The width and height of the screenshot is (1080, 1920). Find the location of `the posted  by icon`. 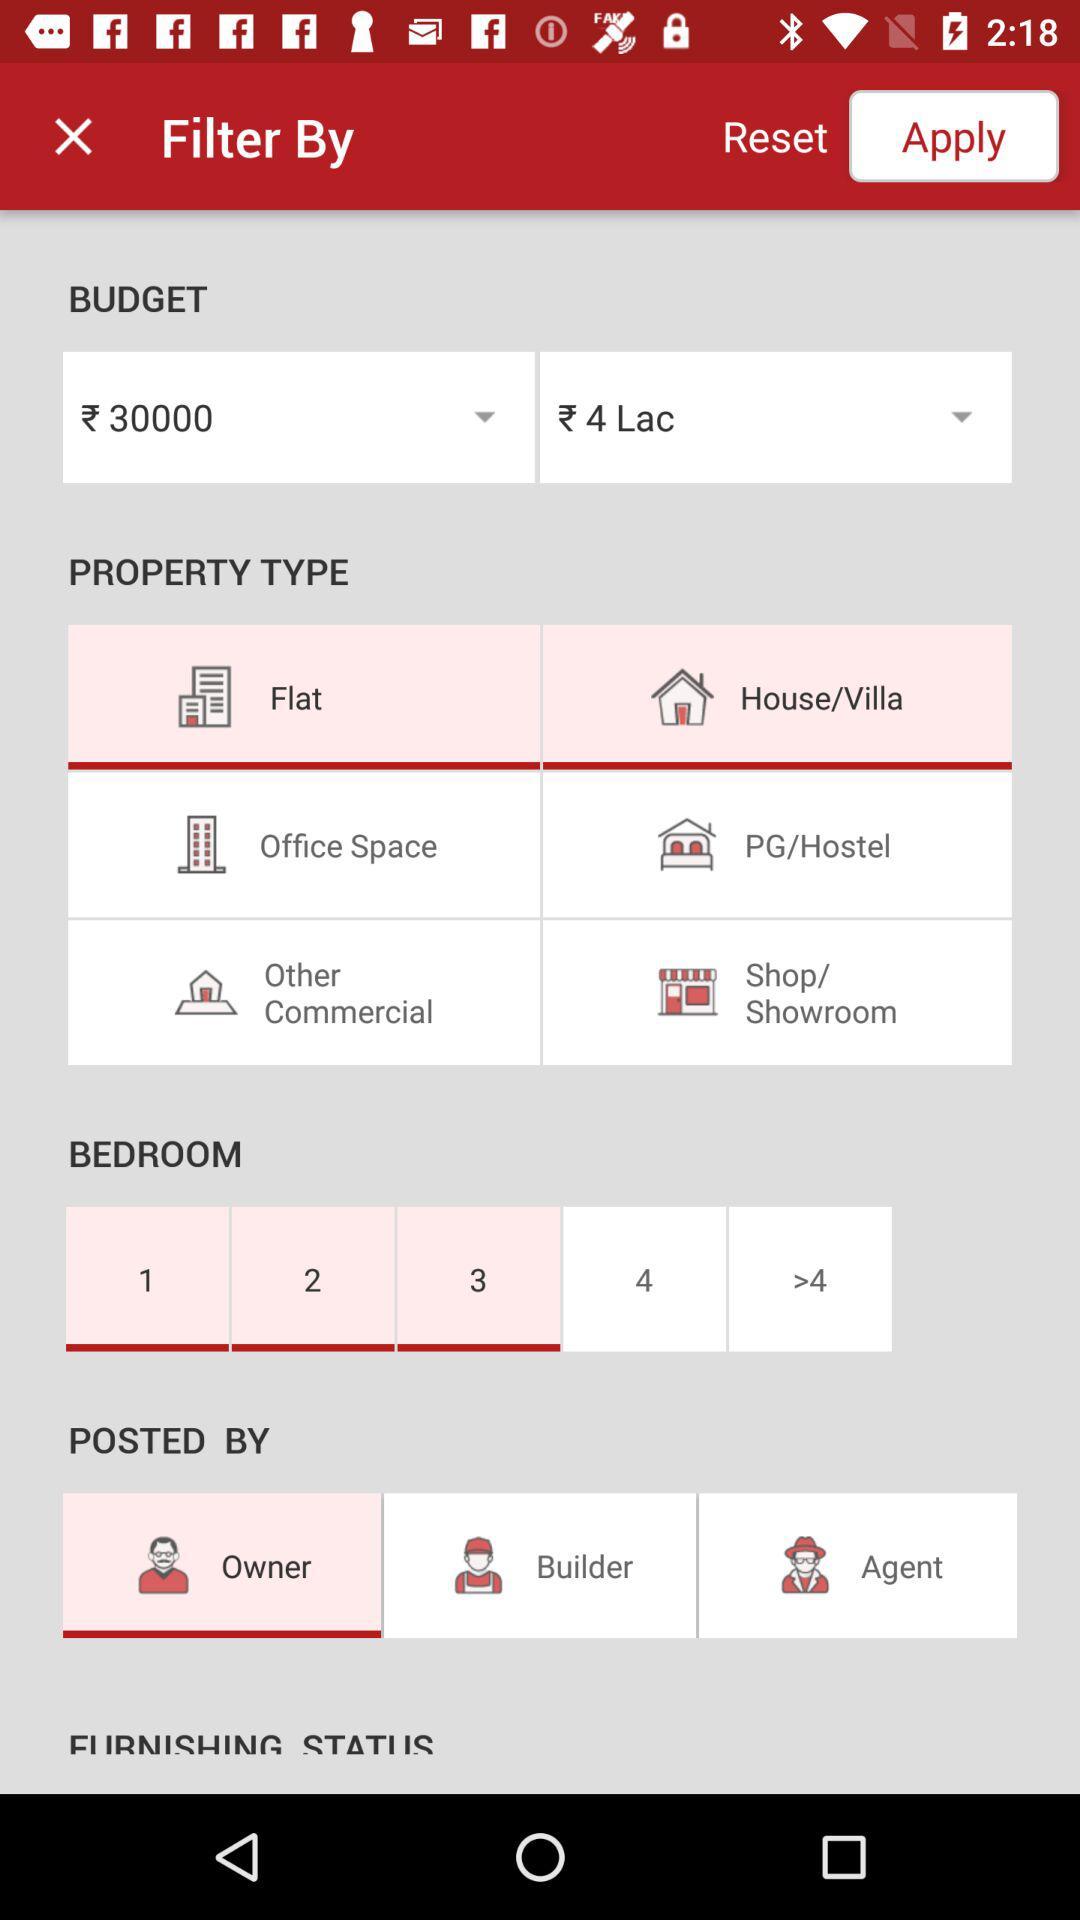

the posted  by icon is located at coordinates (540, 1445).